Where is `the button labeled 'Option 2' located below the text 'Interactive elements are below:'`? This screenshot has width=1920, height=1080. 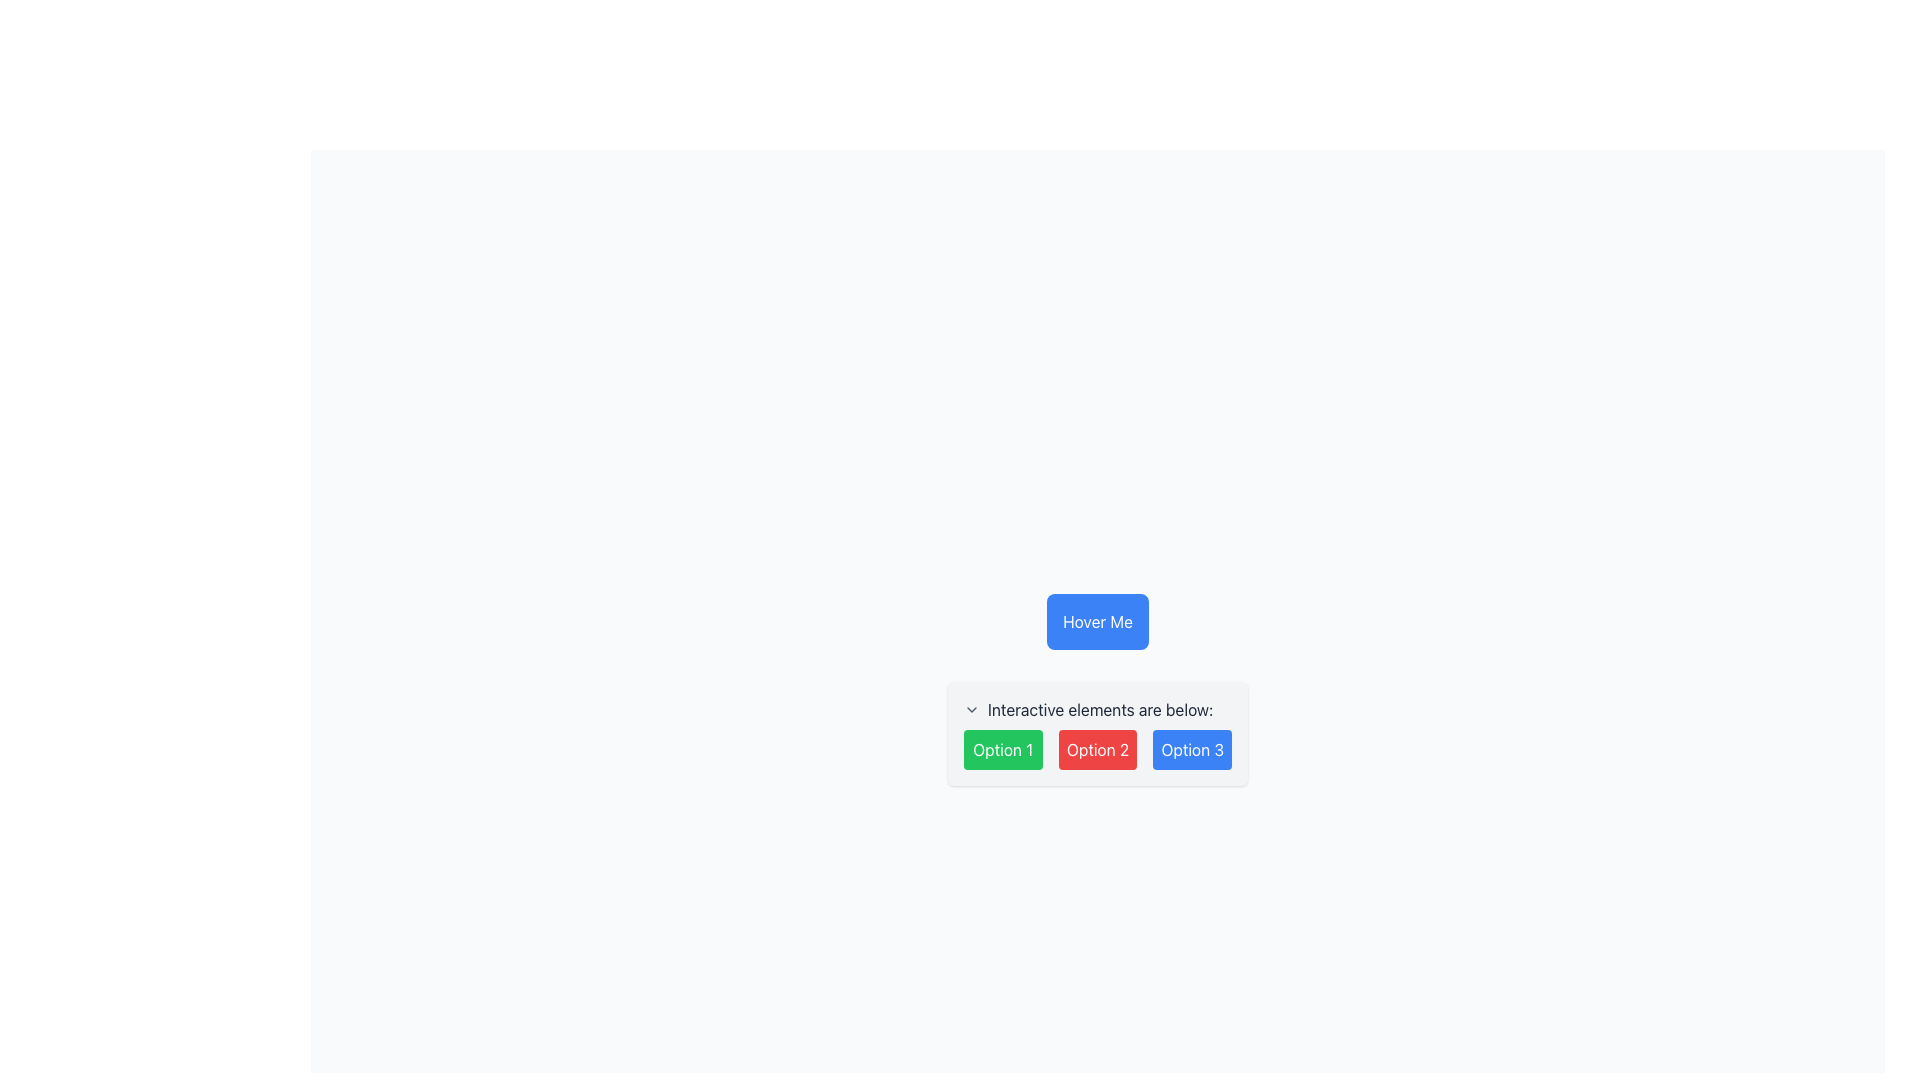 the button labeled 'Option 2' located below the text 'Interactive elements are below:' is located at coordinates (1097, 749).